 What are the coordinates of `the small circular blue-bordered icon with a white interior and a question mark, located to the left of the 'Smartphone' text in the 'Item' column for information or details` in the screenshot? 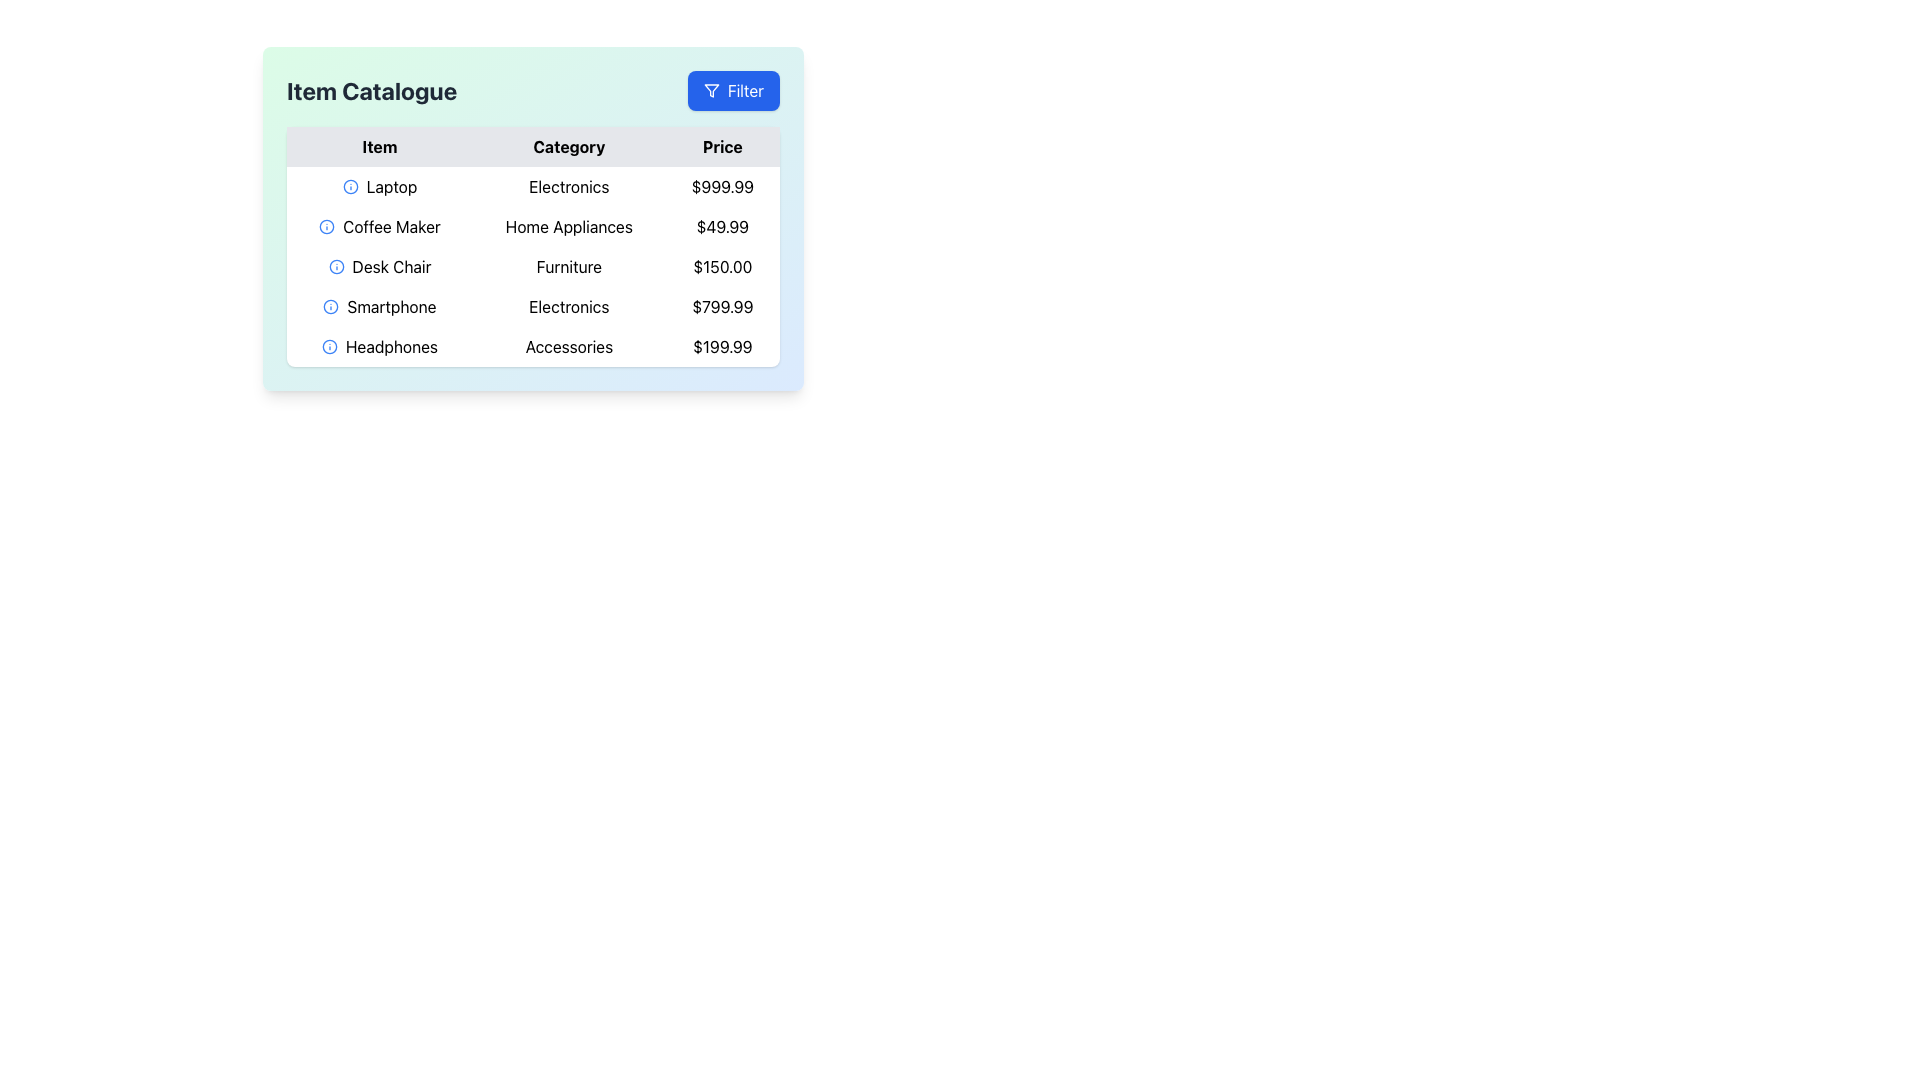 It's located at (331, 307).